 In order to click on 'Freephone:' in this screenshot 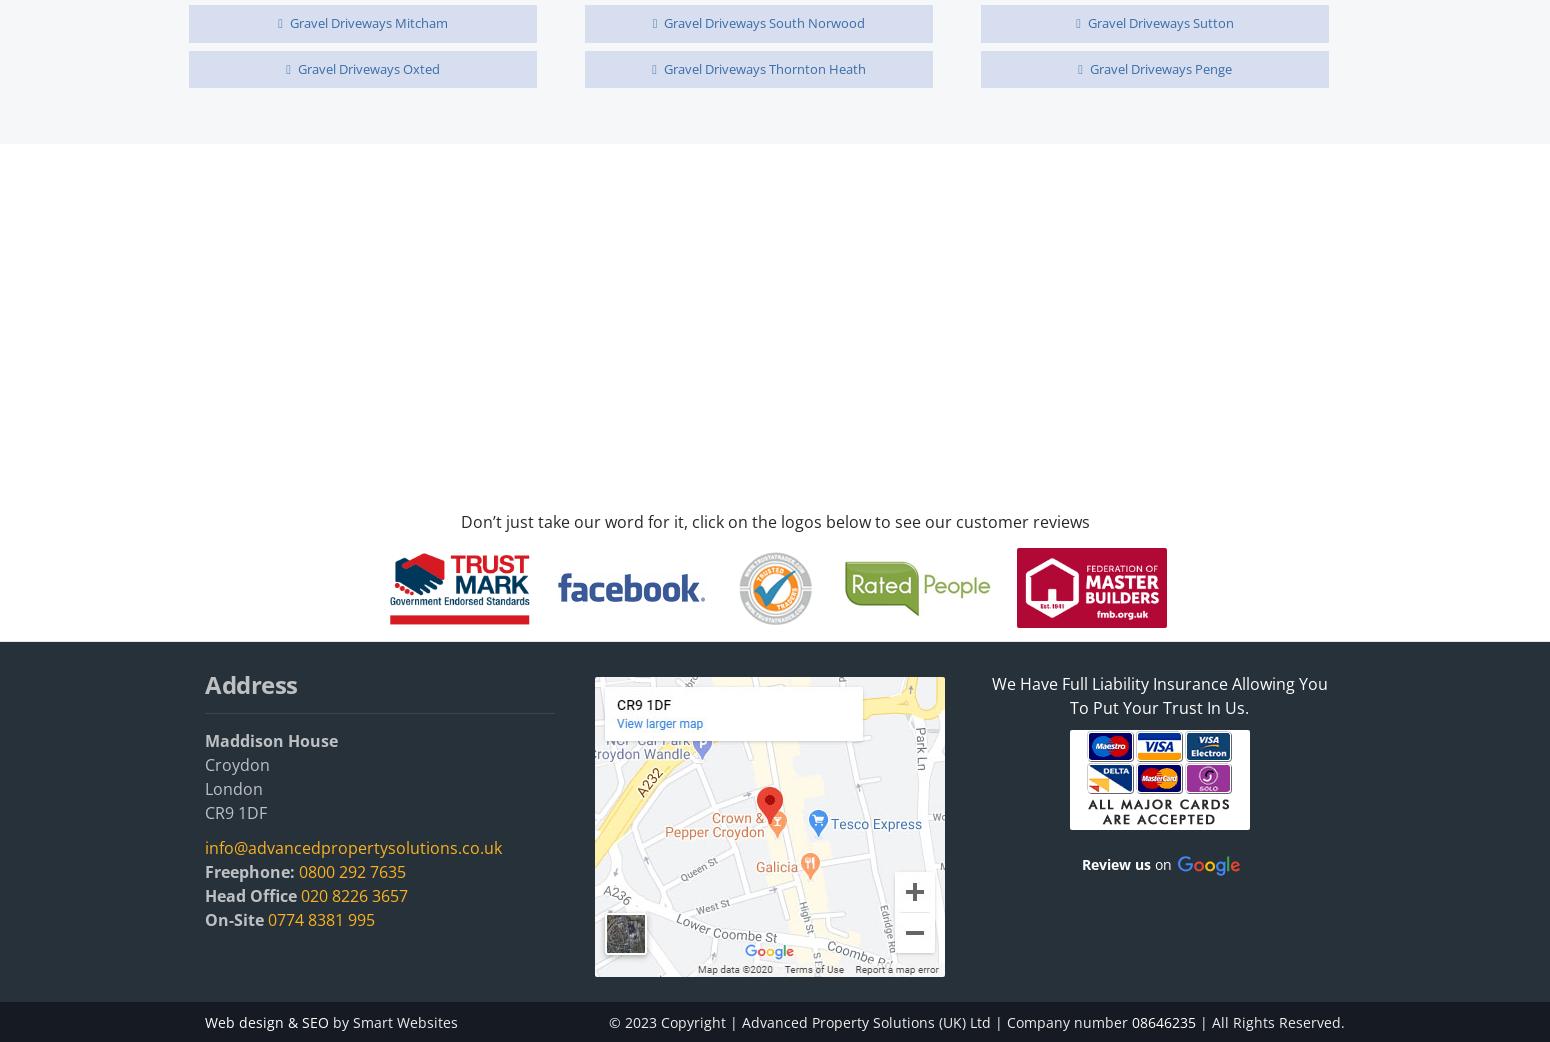, I will do `click(250, 870)`.